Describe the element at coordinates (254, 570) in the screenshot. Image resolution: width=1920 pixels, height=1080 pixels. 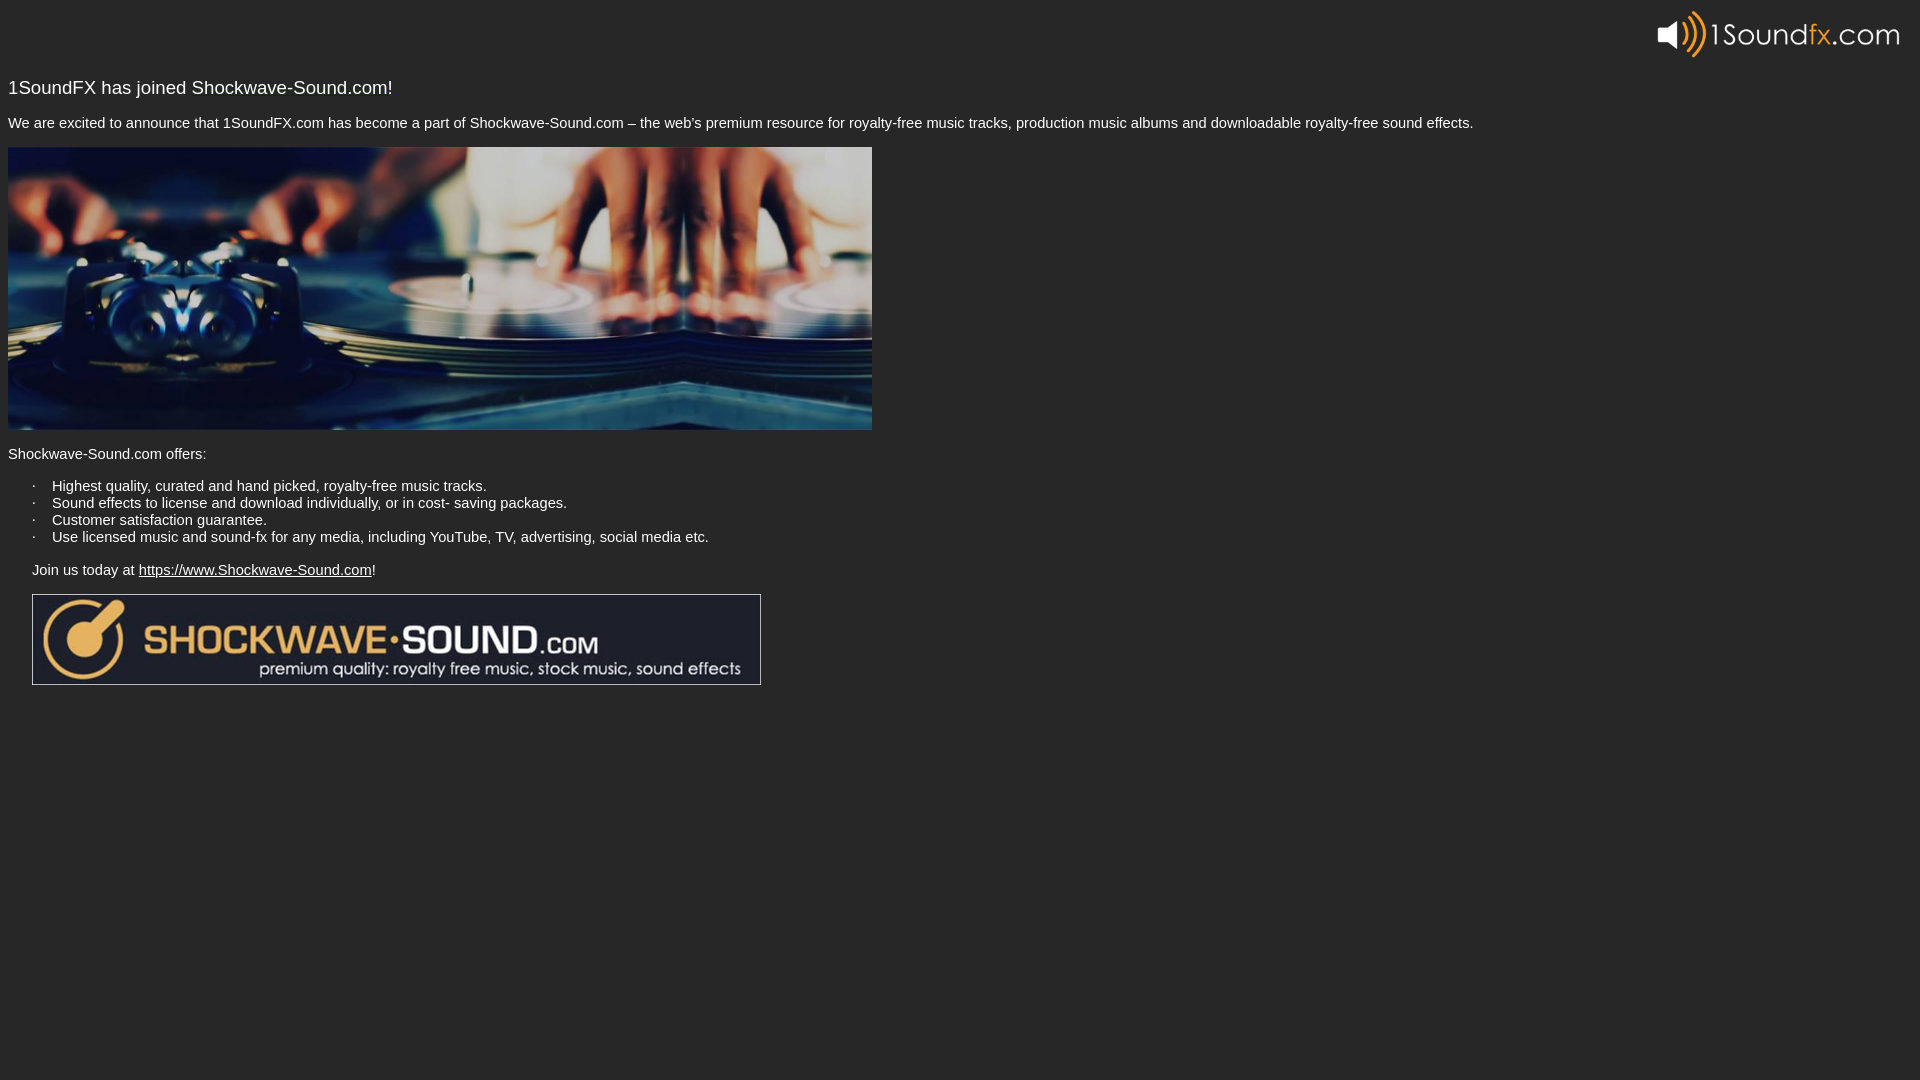
I see `'https://www.Shockwave-Sound.com'` at that location.